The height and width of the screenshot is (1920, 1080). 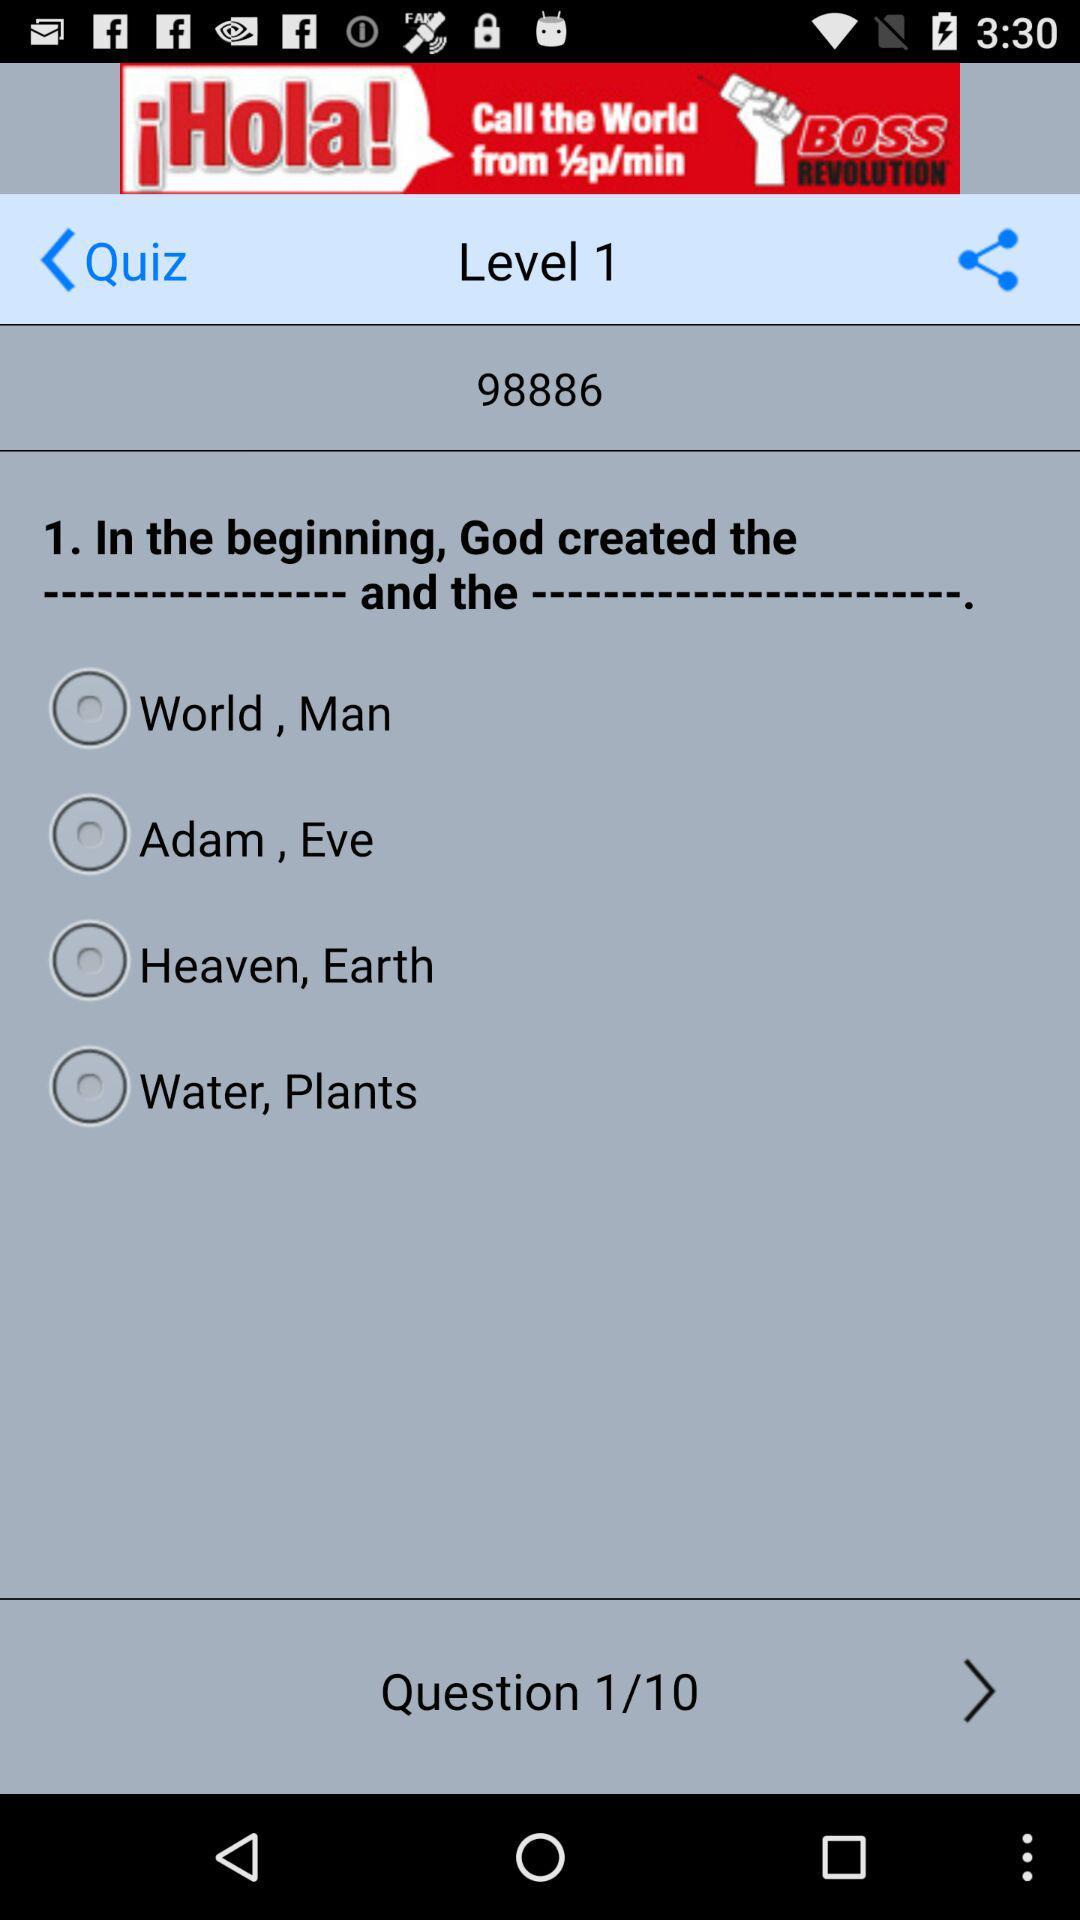 What do you see at coordinates (56, 258) in the screenshot?
I see `page` at bounding box center [56, 258].